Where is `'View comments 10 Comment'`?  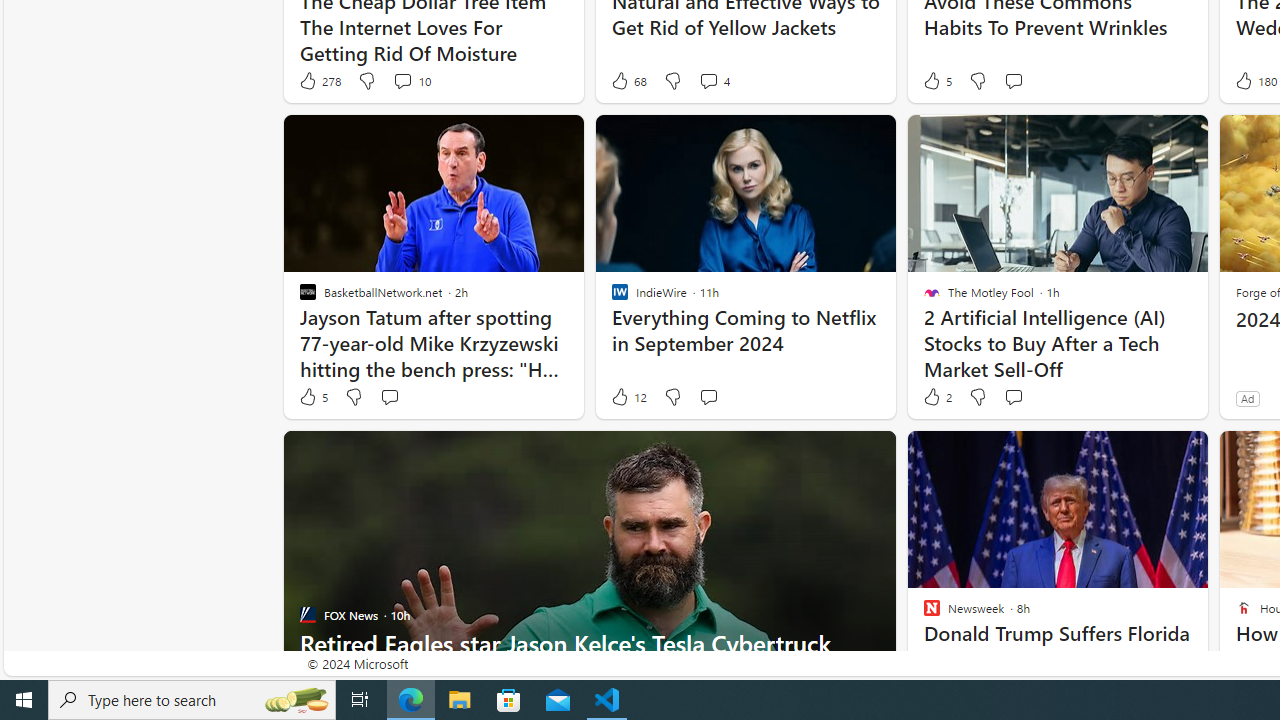
'View comments 10 Comment' is located at coordinates (401, 80).